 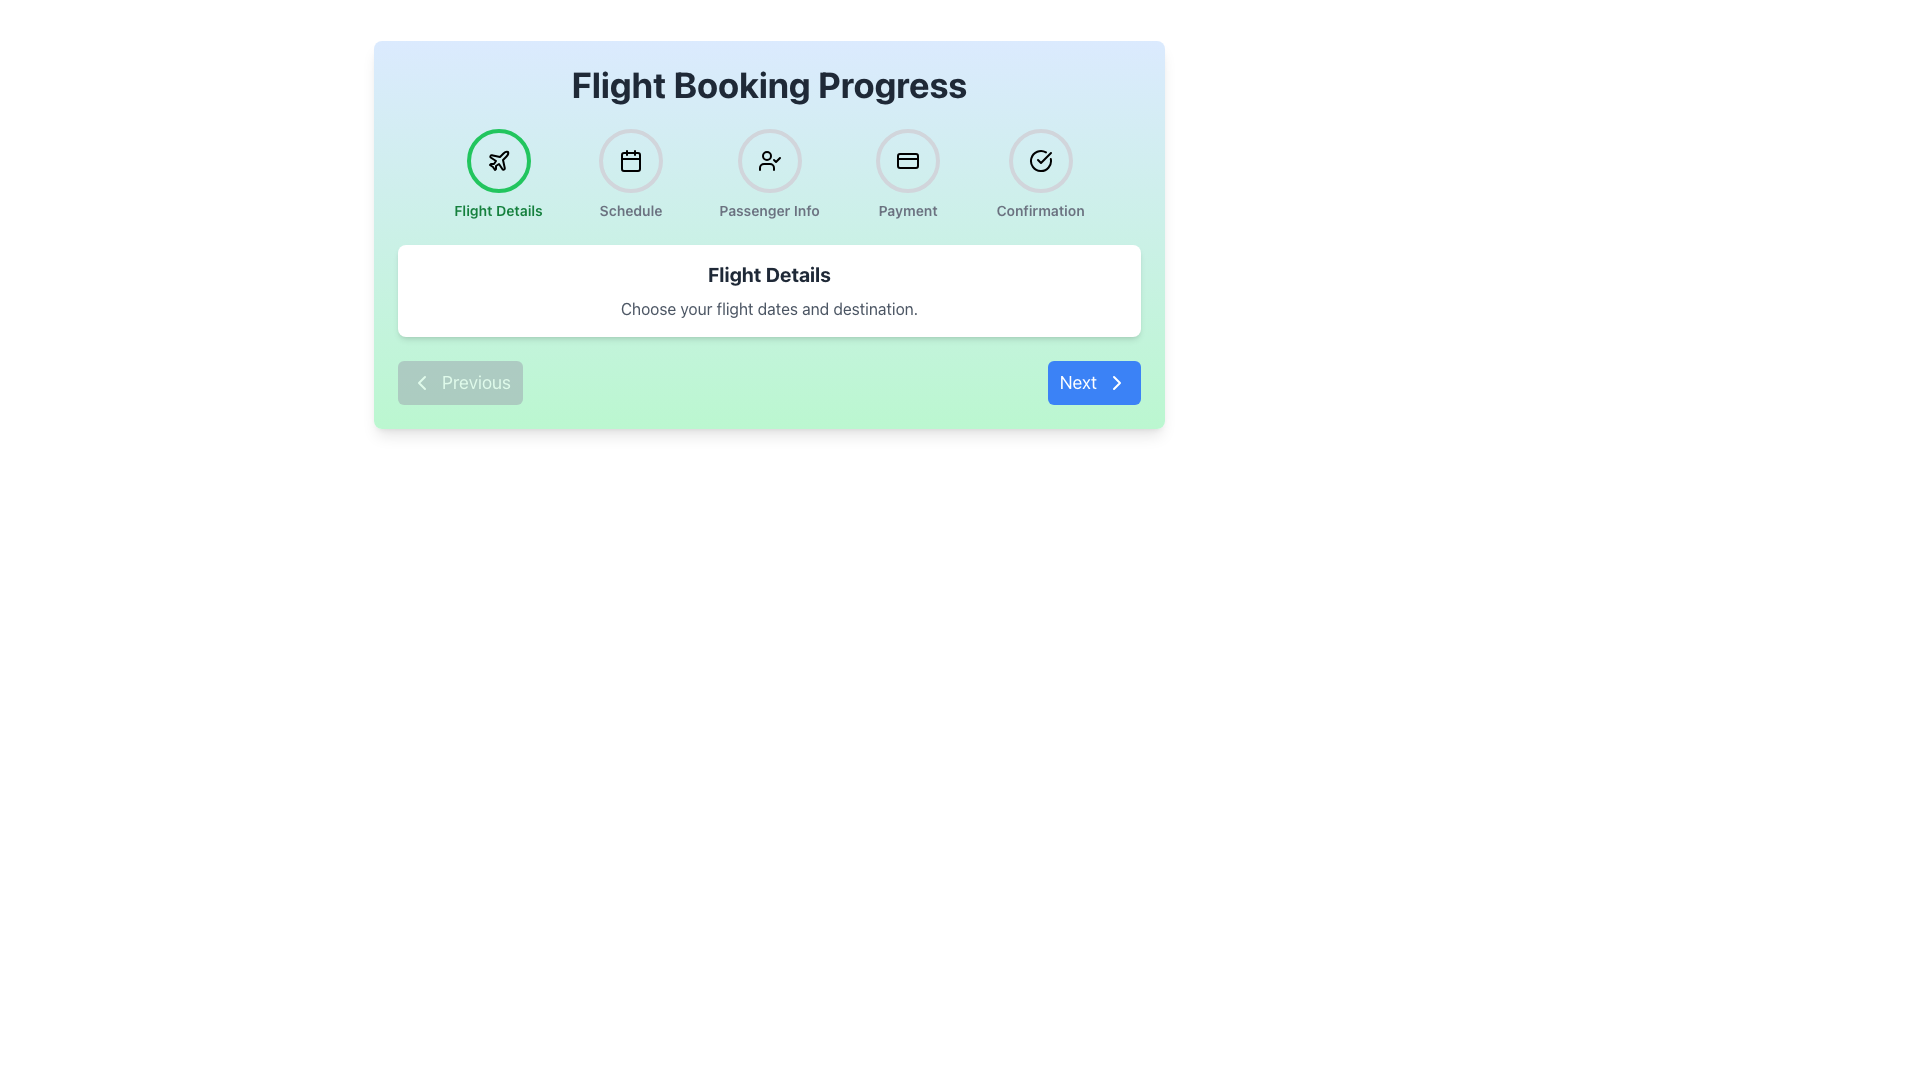 What do you see at coordinates (630, 161) in the screenshot?
I see `the second icon from the left in the row of circular context markers, which represents the 'Schedule' step in the flight booking process, to interact with the associated step` at bounding box center [630, 161].